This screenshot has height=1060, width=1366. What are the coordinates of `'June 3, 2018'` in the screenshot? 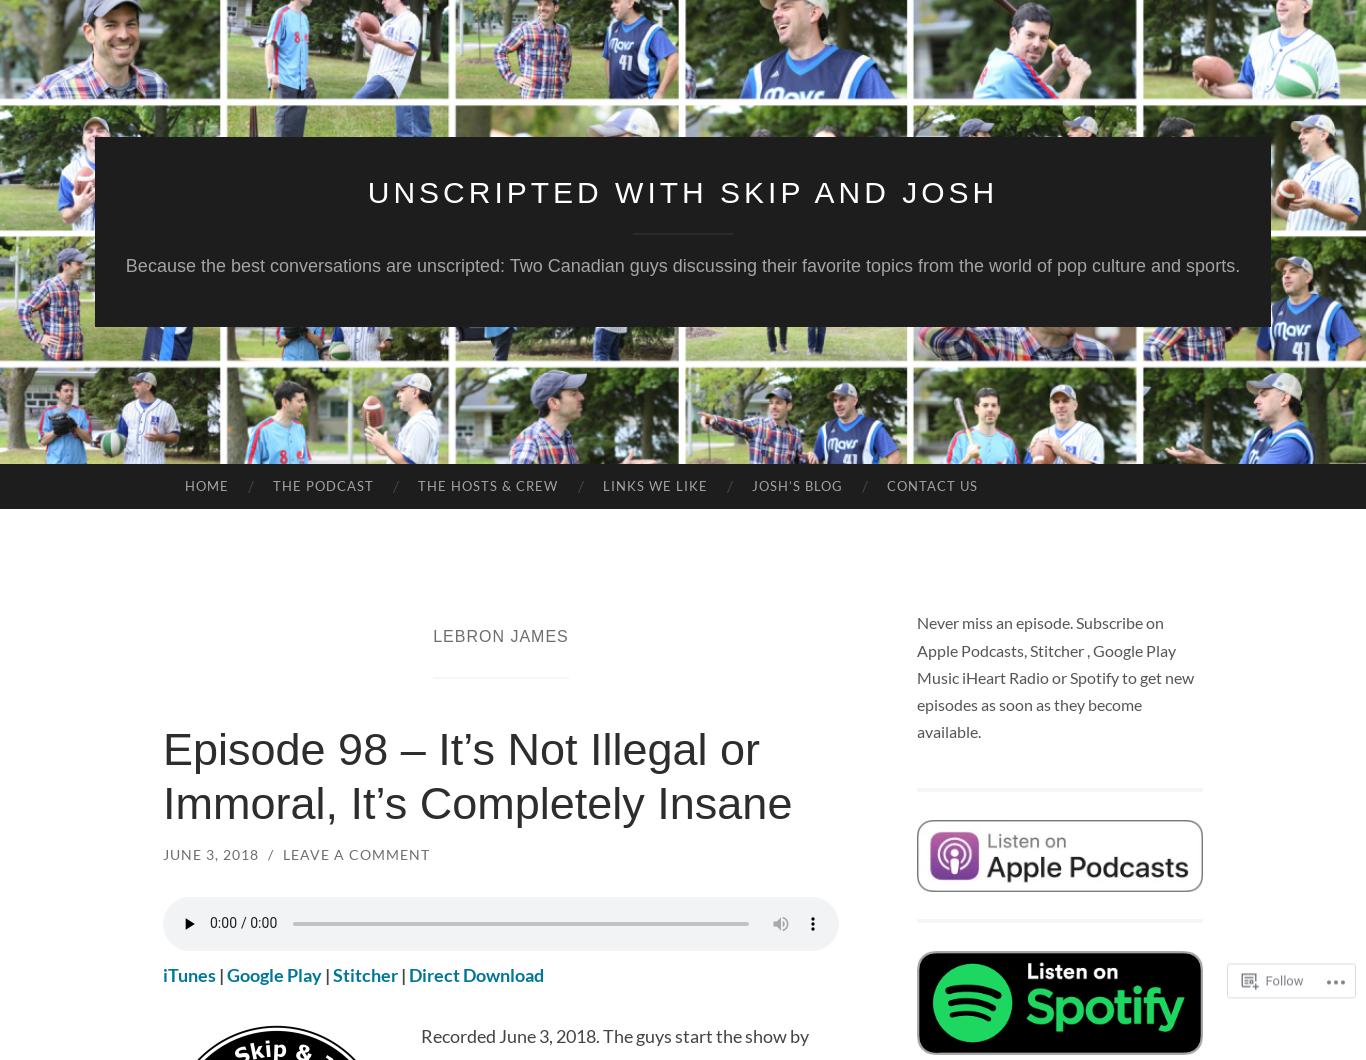 It's located at (210, 853).